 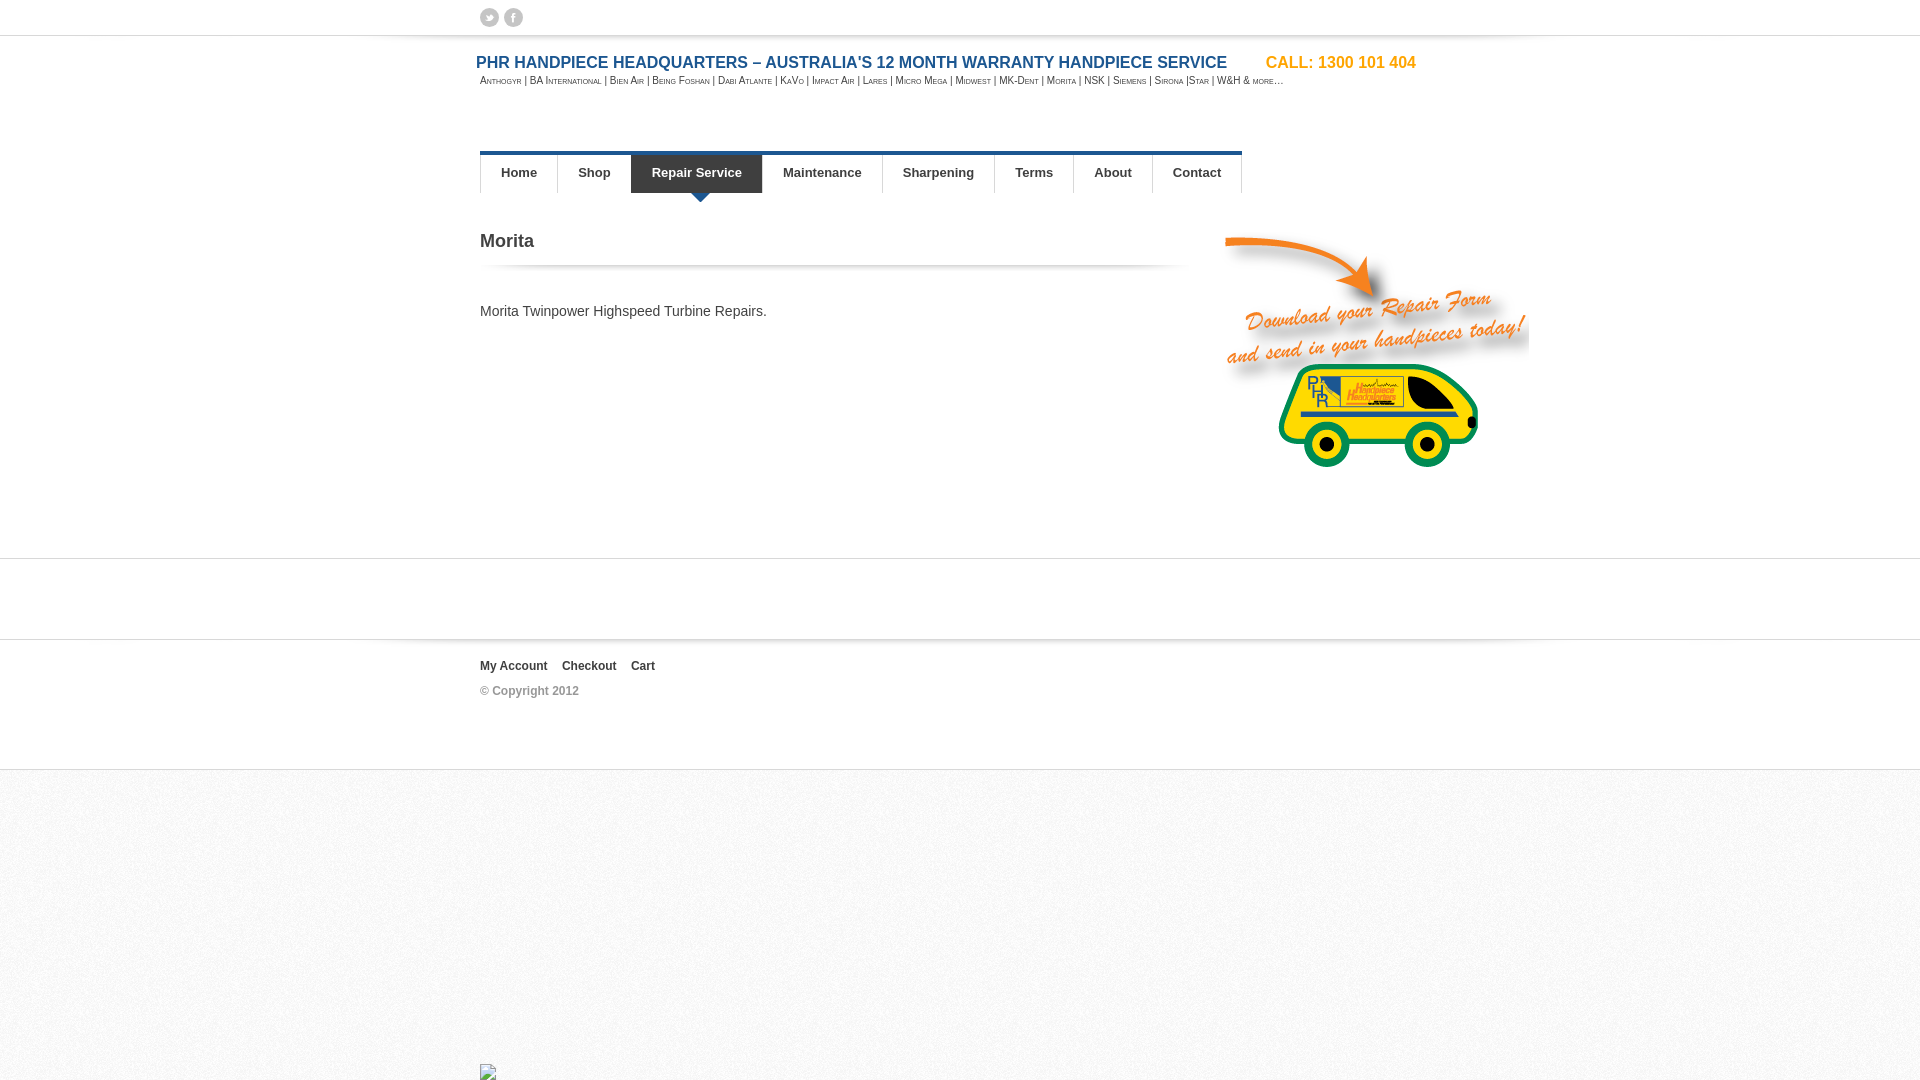 I want to click on 'Home', so click(x=518, y=172).